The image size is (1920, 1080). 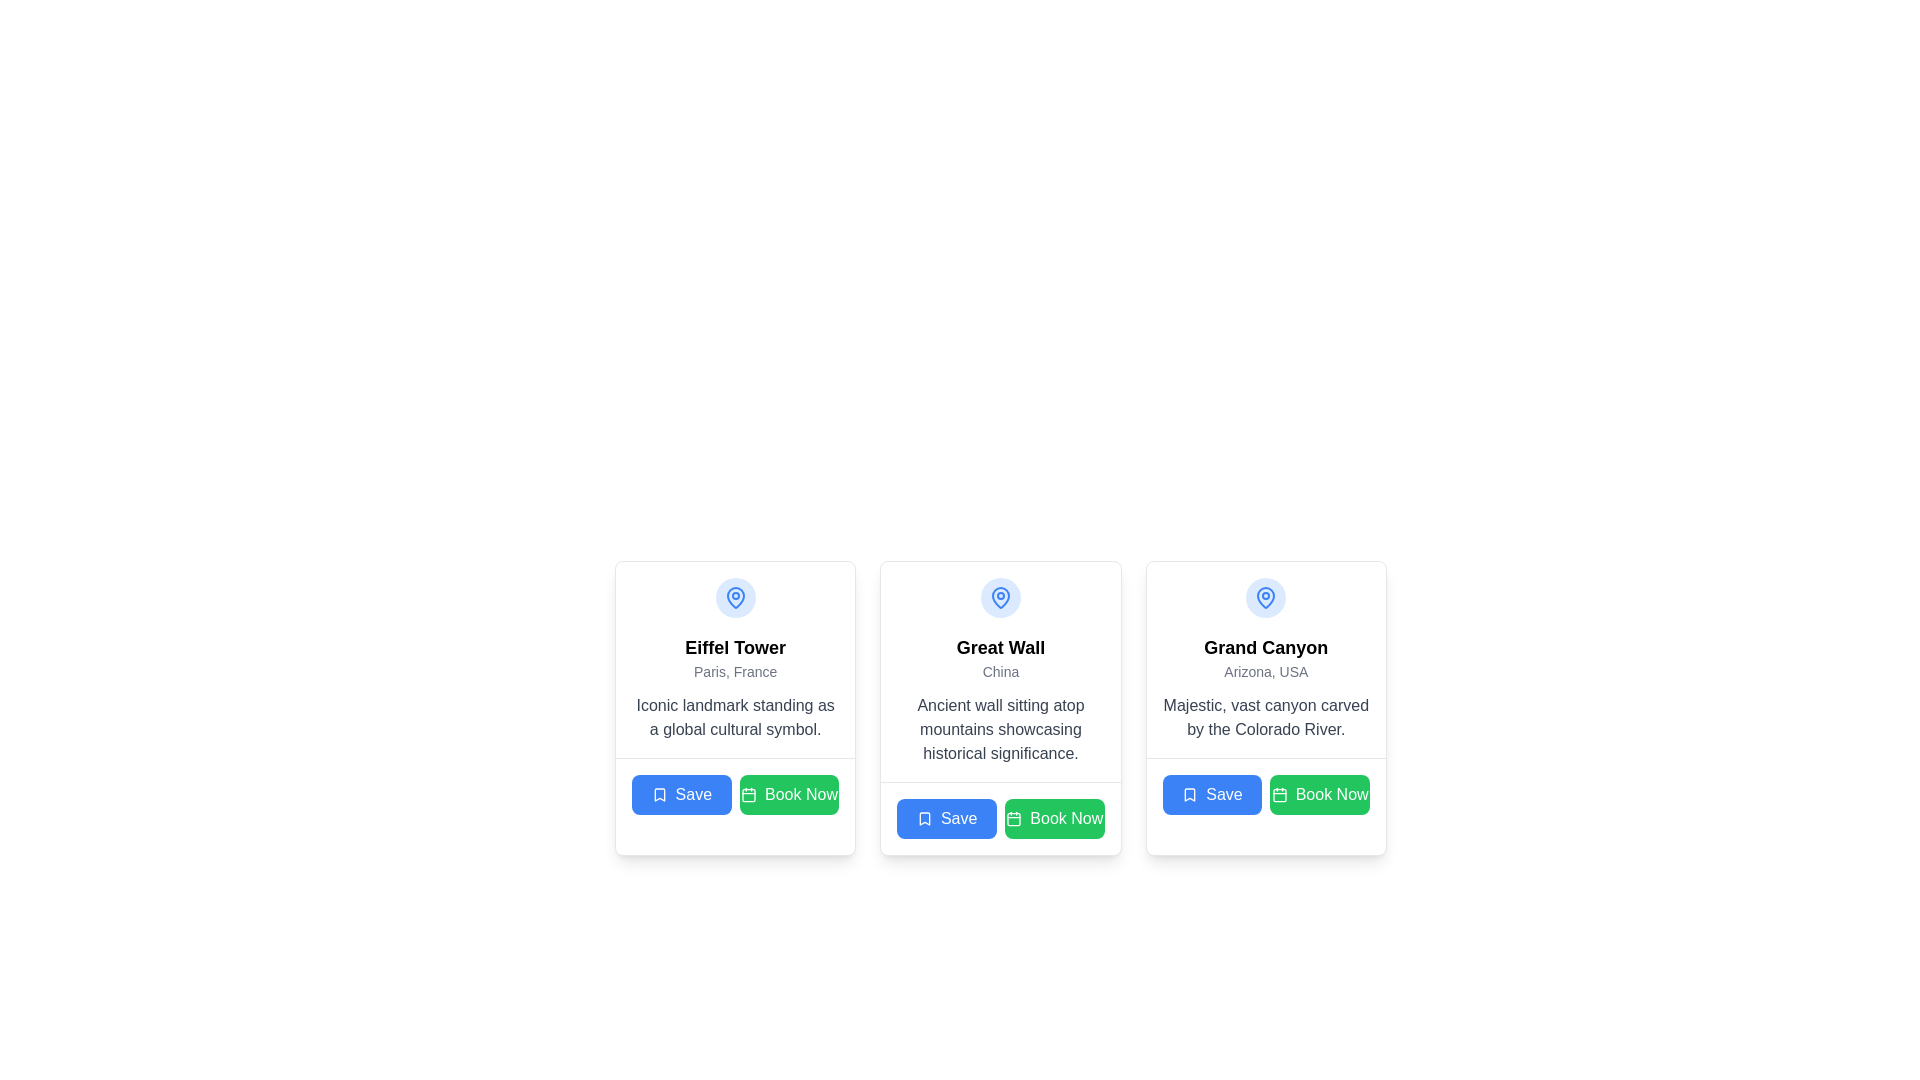 I want to click on the text label that represents the geographic location associated with the 'Great Wall' description, which is located directly beneath the 'Great Wall' text and above the detailed description within the middle card of three displayed in the interface, so click(x=1000, y=671).